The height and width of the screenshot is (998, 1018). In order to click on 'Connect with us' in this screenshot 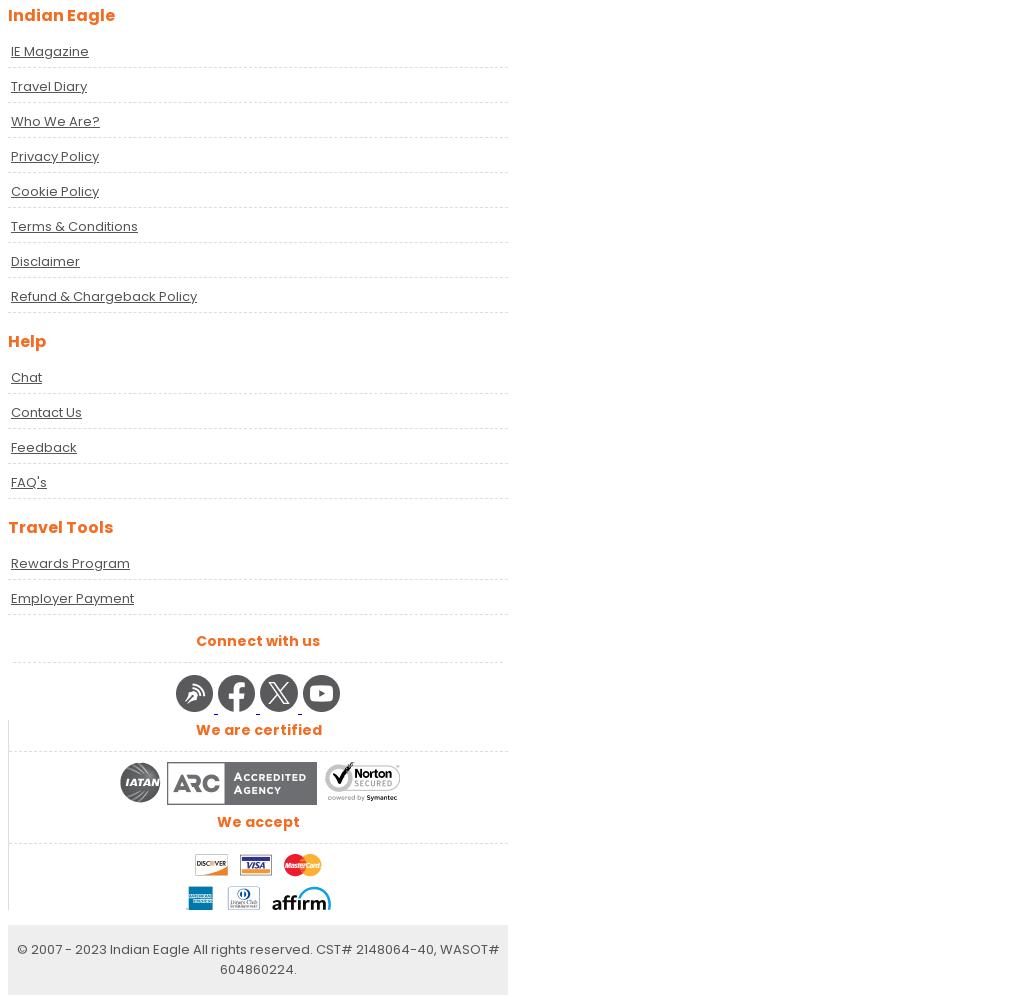, I will do `click(257, 640)`.